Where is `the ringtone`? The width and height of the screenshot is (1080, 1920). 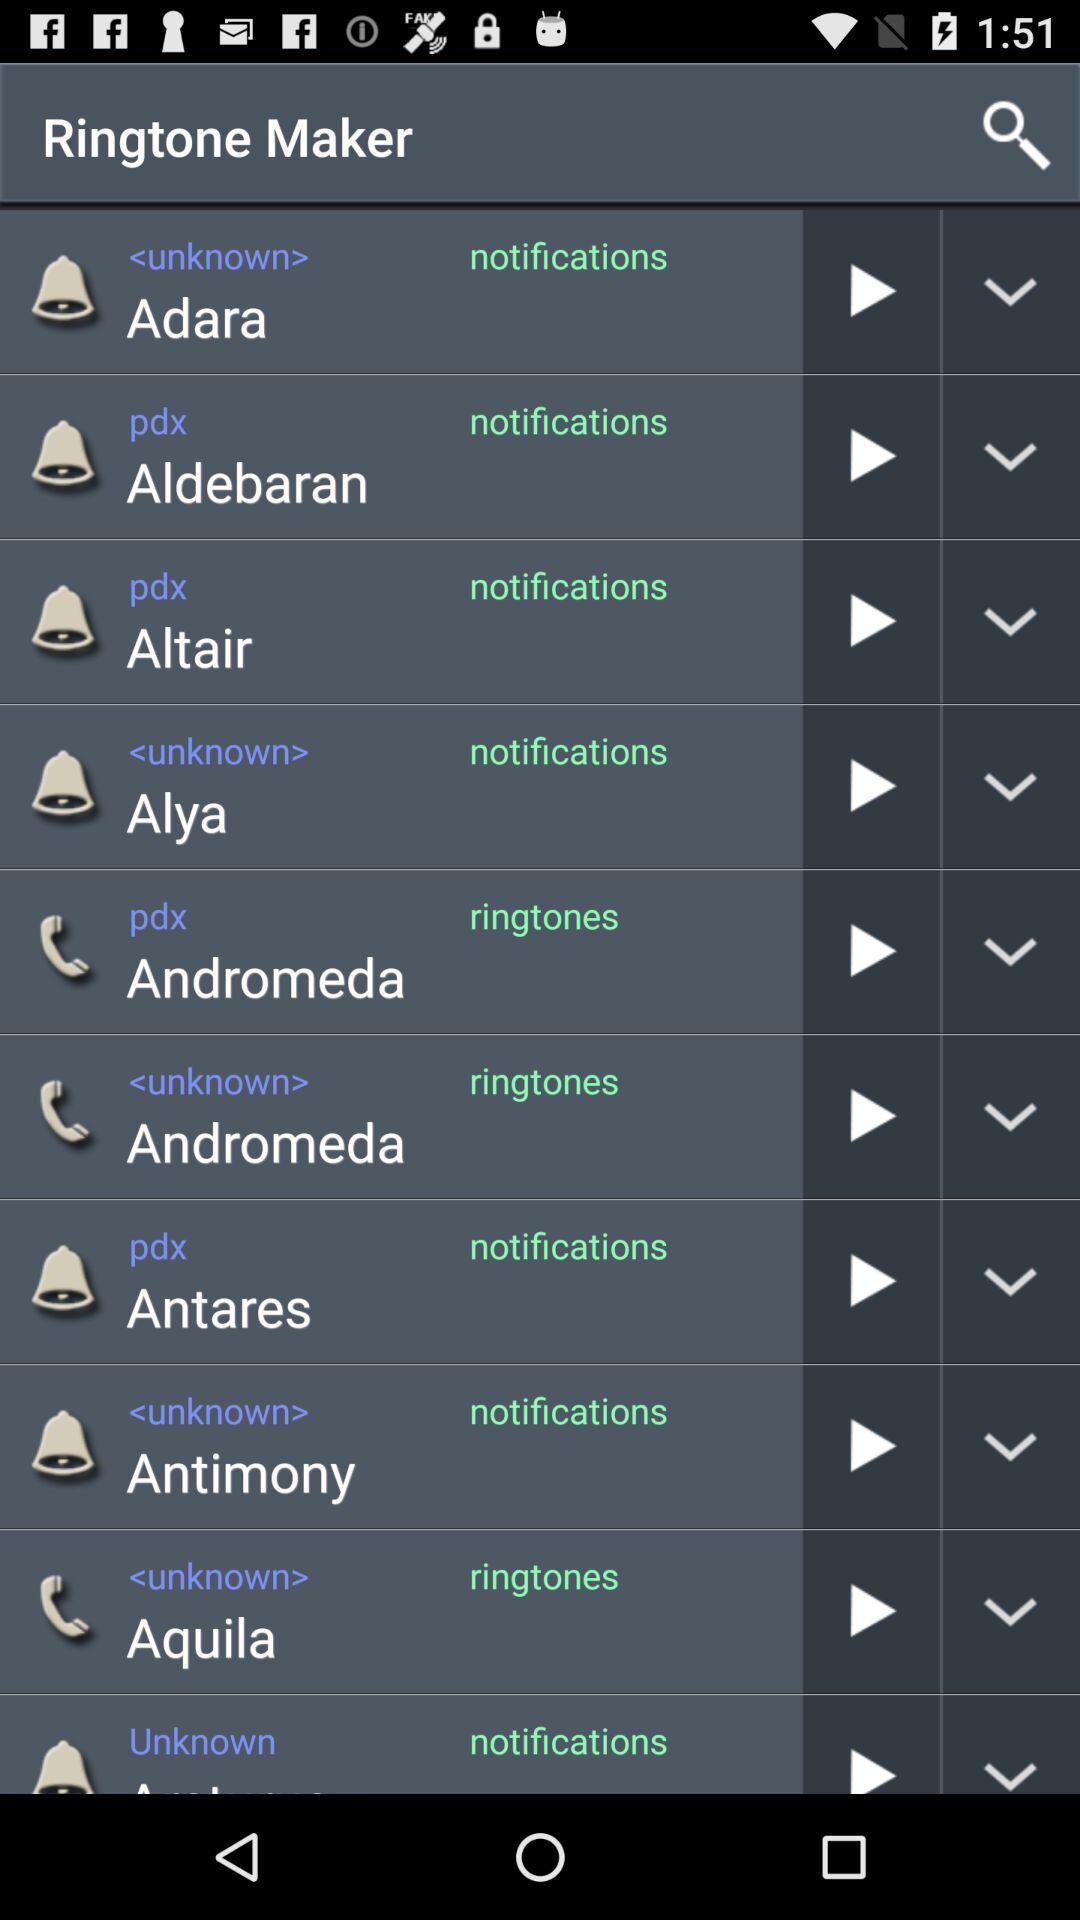
the ringtone is located at coordinates (870, 1115).